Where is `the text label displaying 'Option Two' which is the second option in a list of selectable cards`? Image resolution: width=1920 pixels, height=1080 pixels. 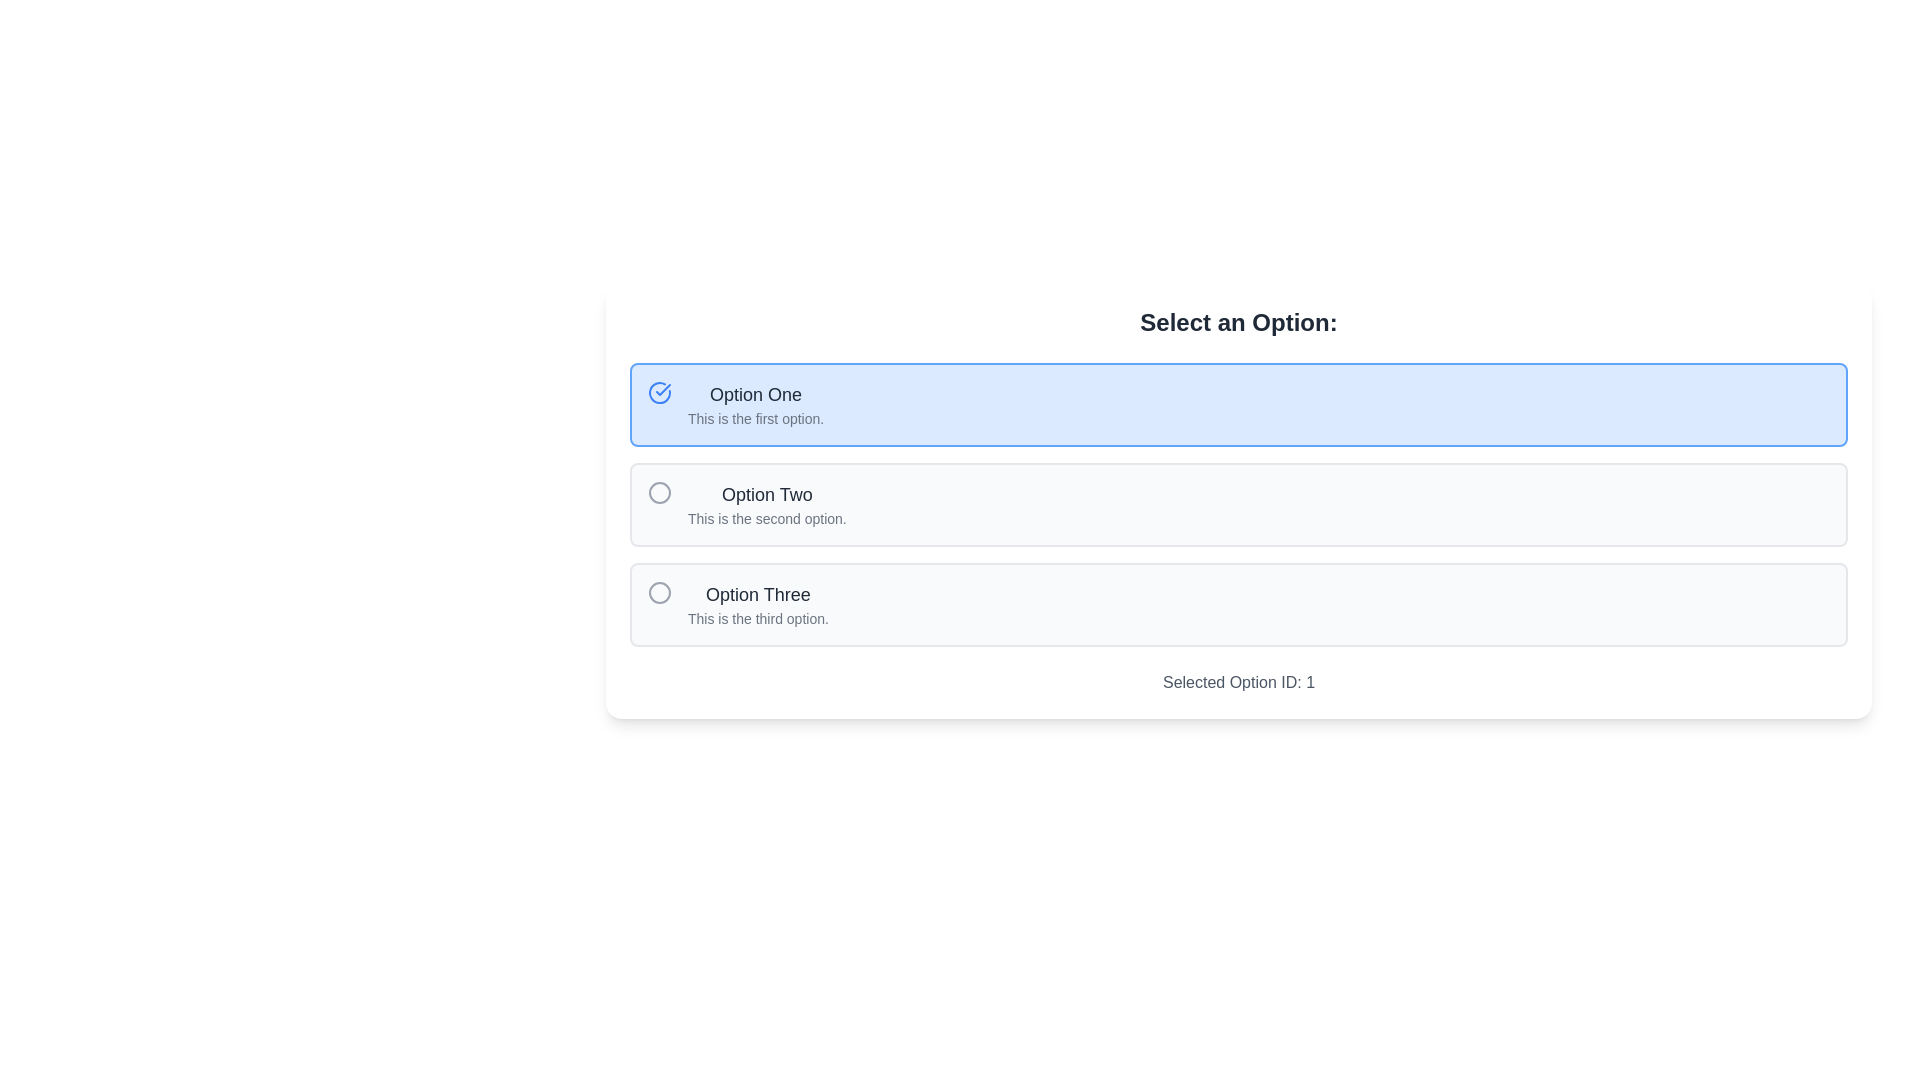 the text label displaying 'Option Two' which is the second option in a list of selectable cards is located at coordinates (766, 504).